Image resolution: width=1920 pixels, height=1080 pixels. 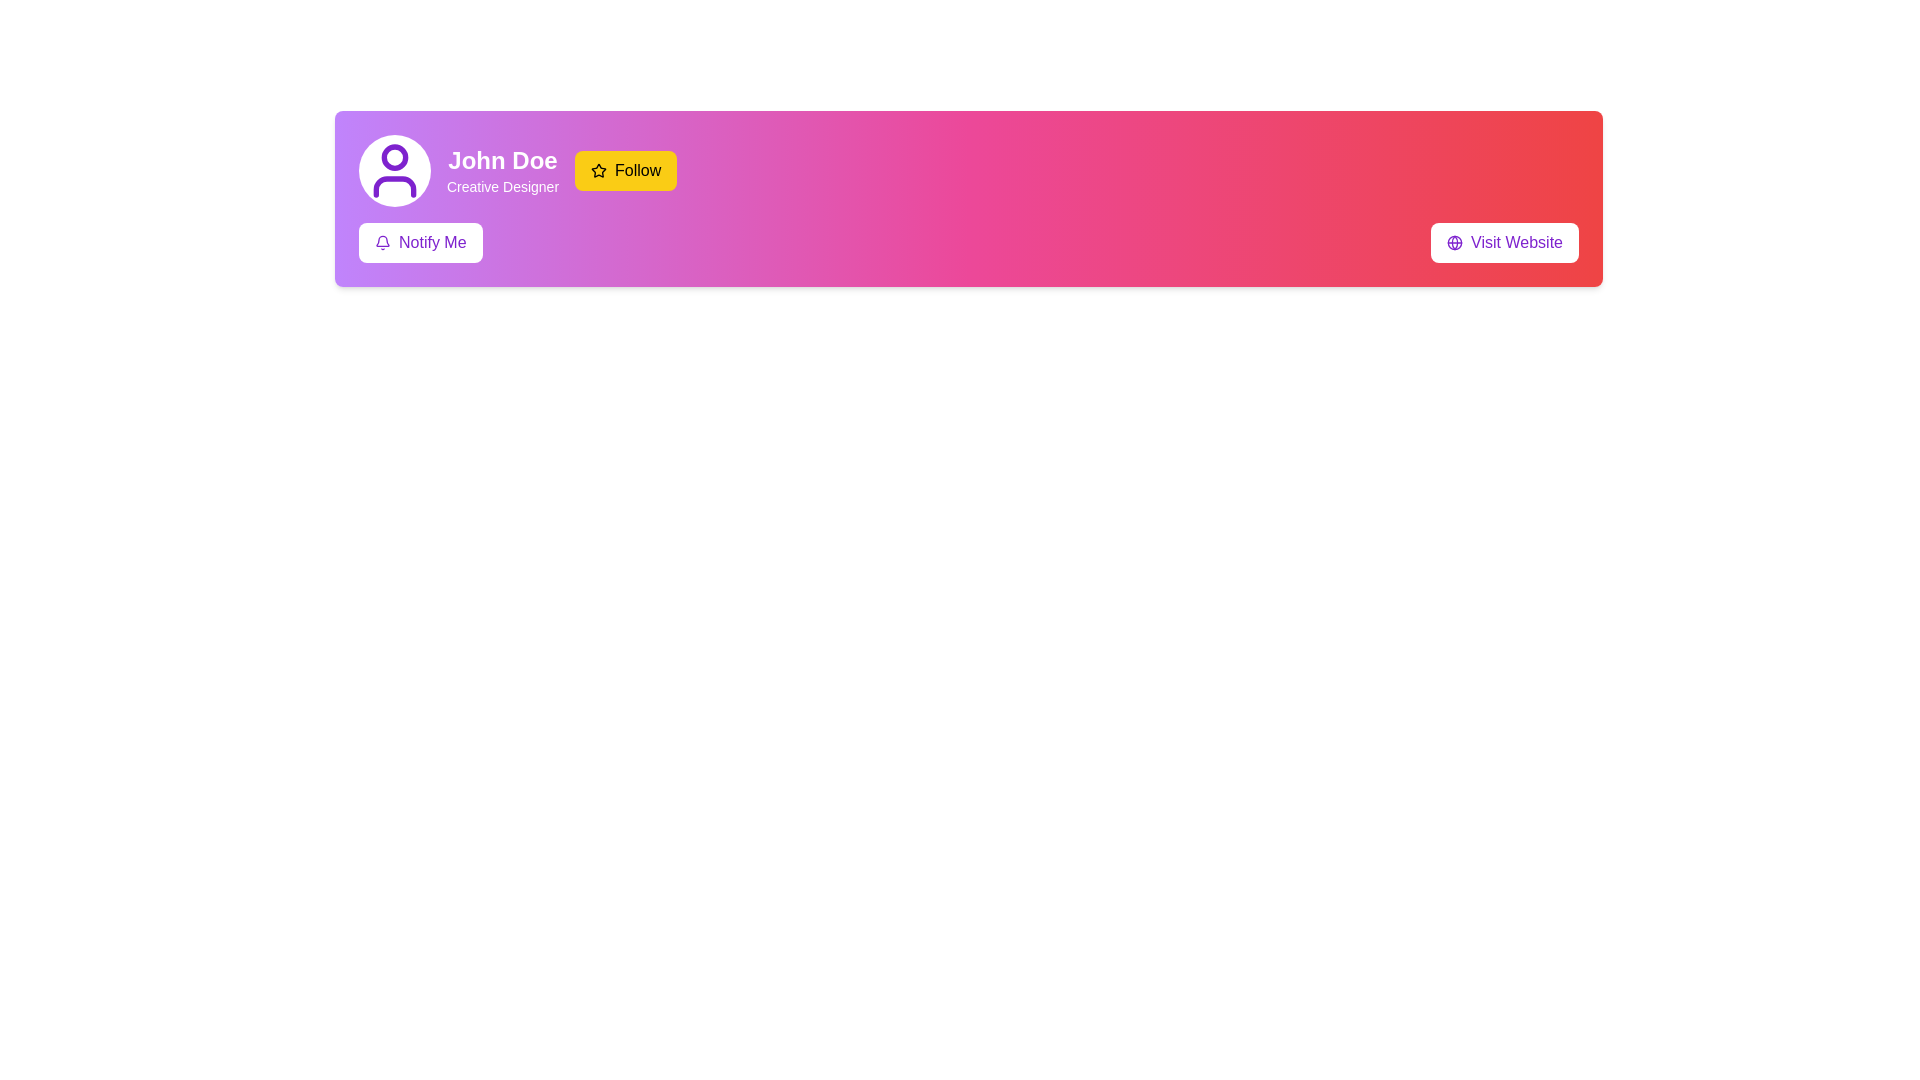 I want to click on the globe icon located inside the 'Visit Website' button at the top right of the interface, so click(x=1455, y=242).